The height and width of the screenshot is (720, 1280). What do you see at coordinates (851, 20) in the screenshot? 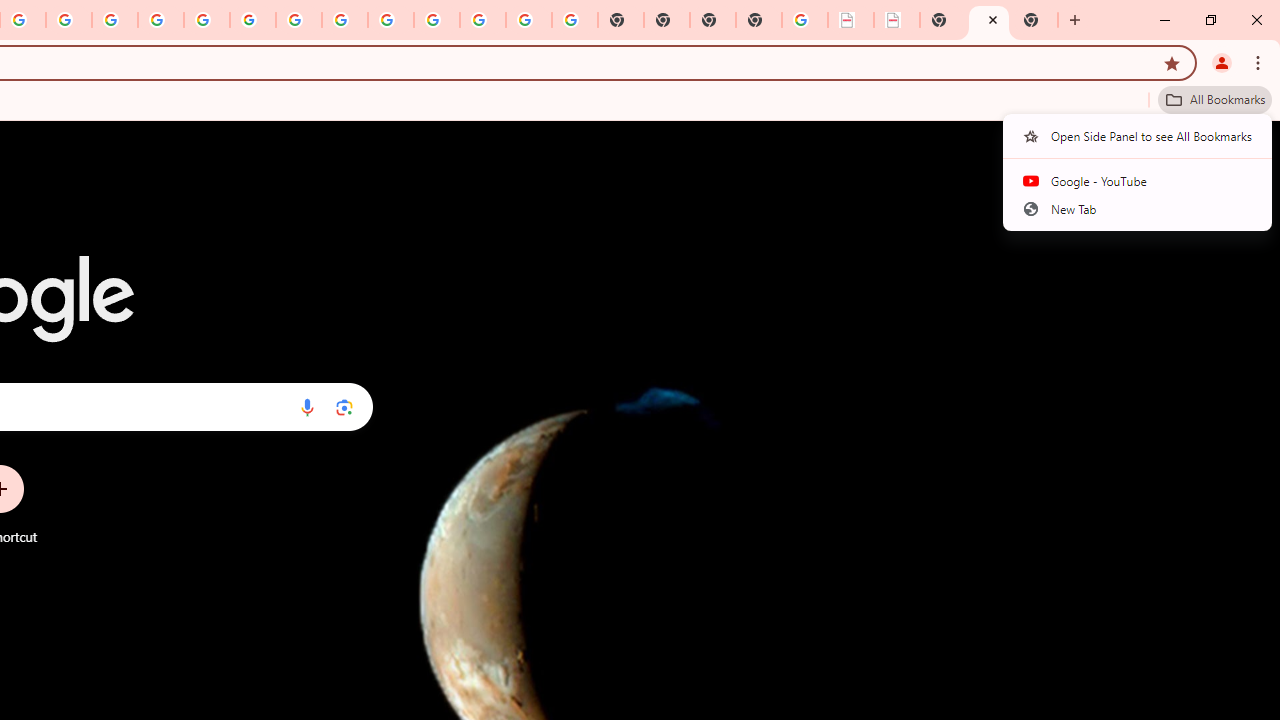
I see `'LAAD Defence & Security 2025 | BAE Systems'` at bounding box center [851, 20].